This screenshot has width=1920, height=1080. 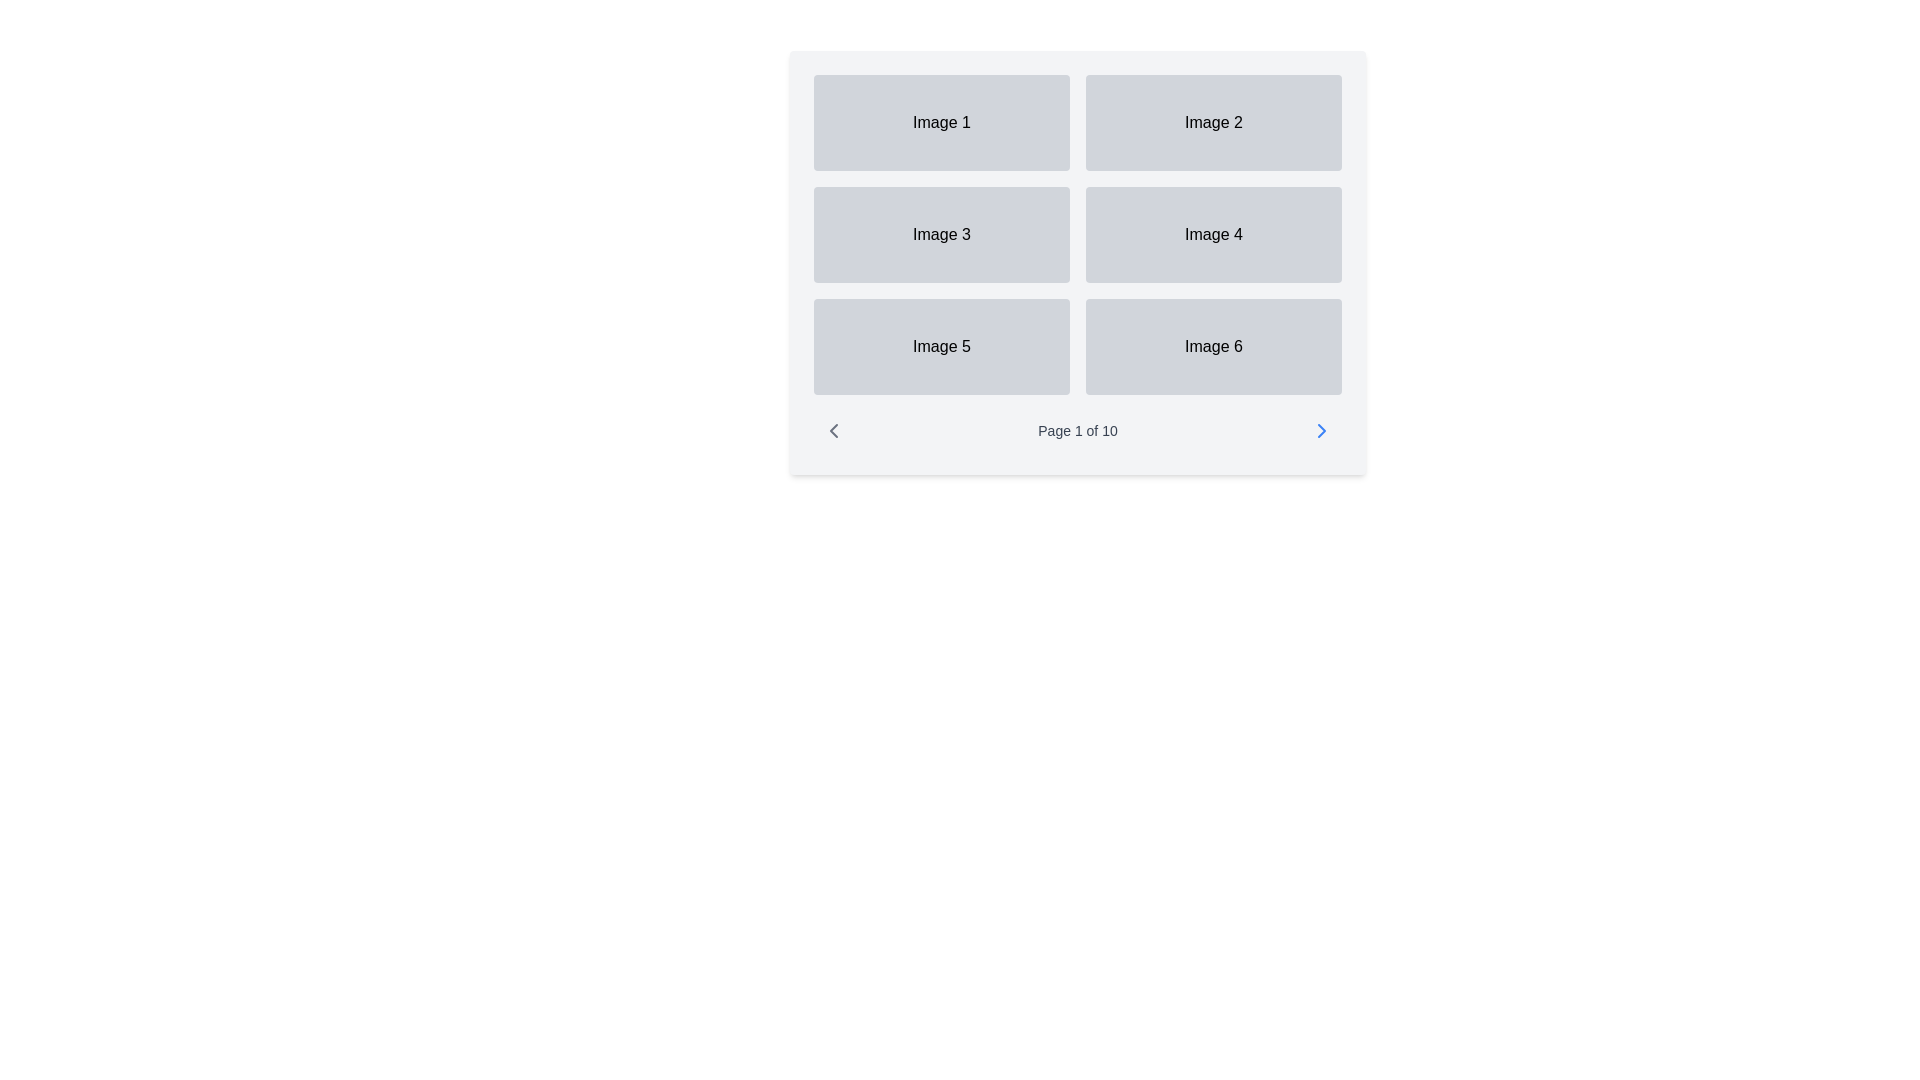 I want to click on the disabled navigation button located at the bottom-left corner, which is grayed out and positioned to the left of the current page status text ('Page 1 of 10'), so click(x=834, y=430).